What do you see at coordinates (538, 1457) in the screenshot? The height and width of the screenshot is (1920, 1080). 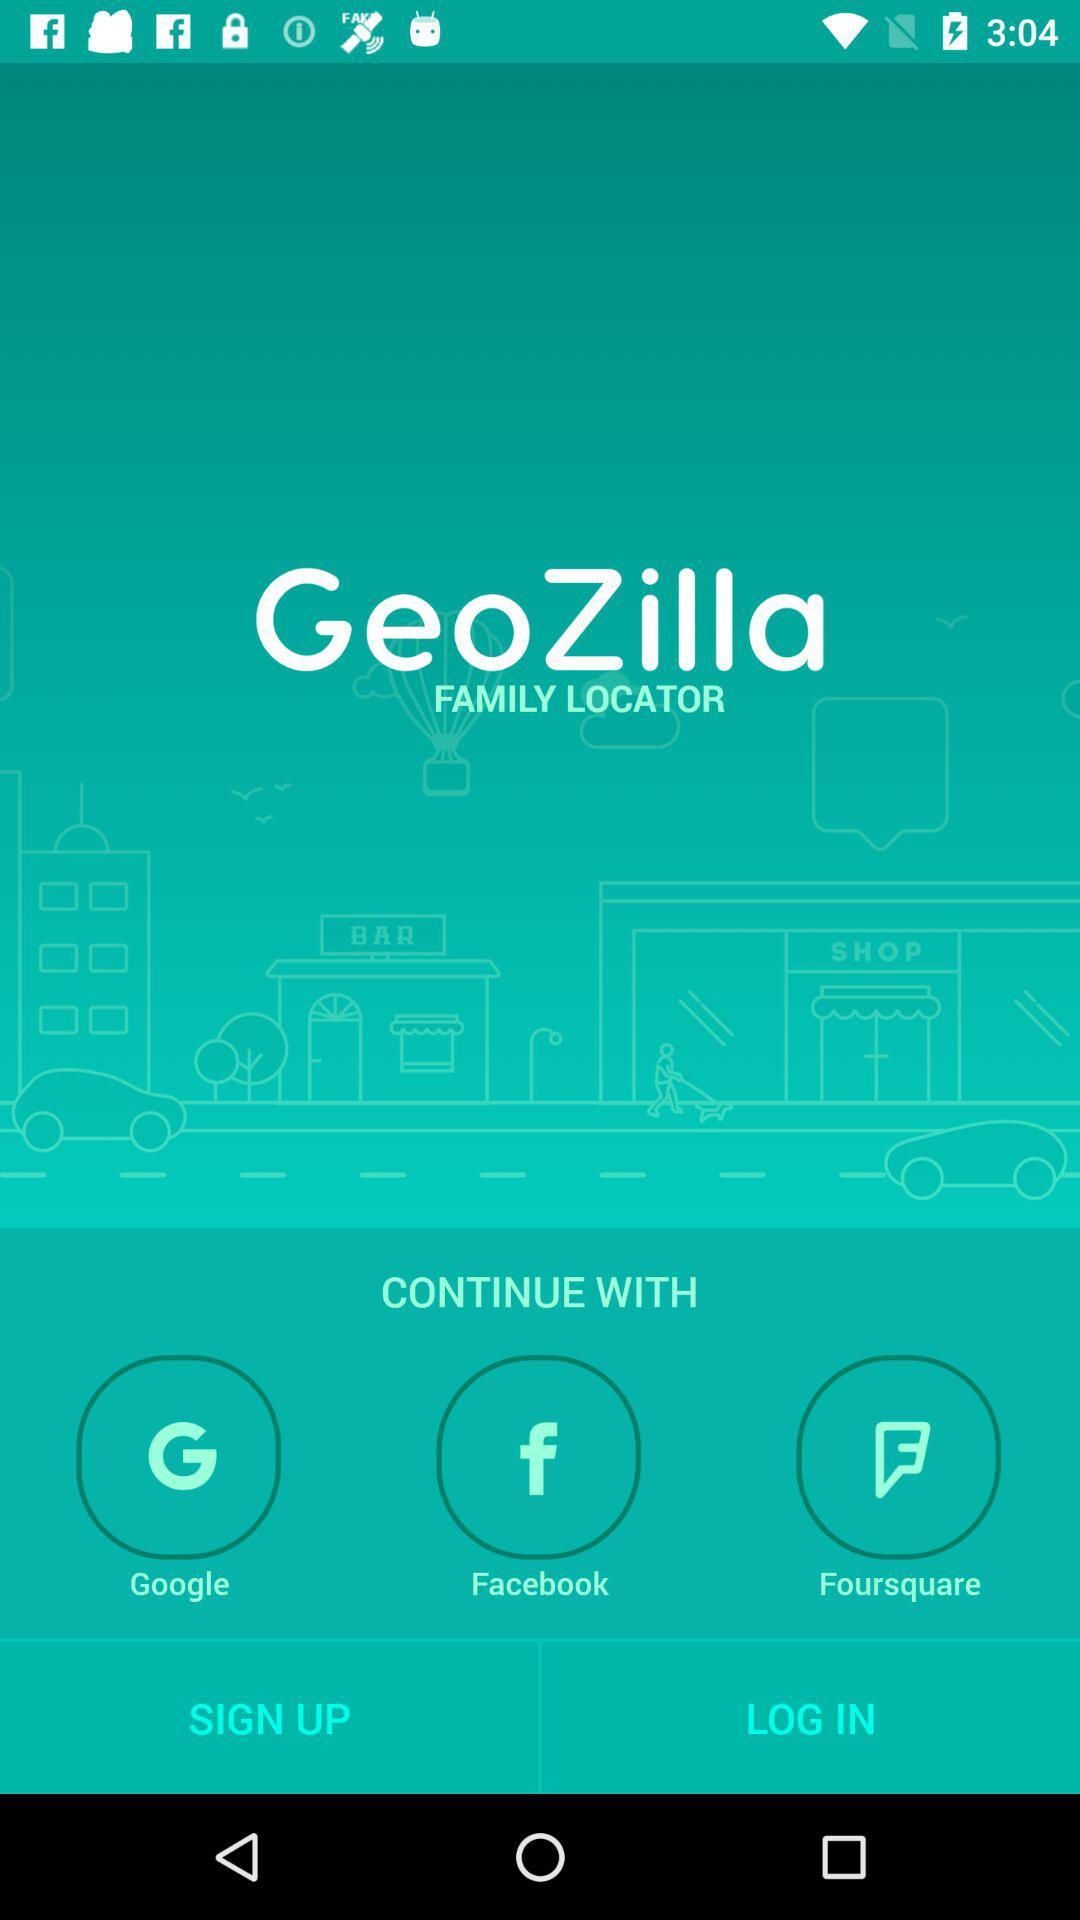 I see `sign in through facebook option` at bounding box center [538, 1457].